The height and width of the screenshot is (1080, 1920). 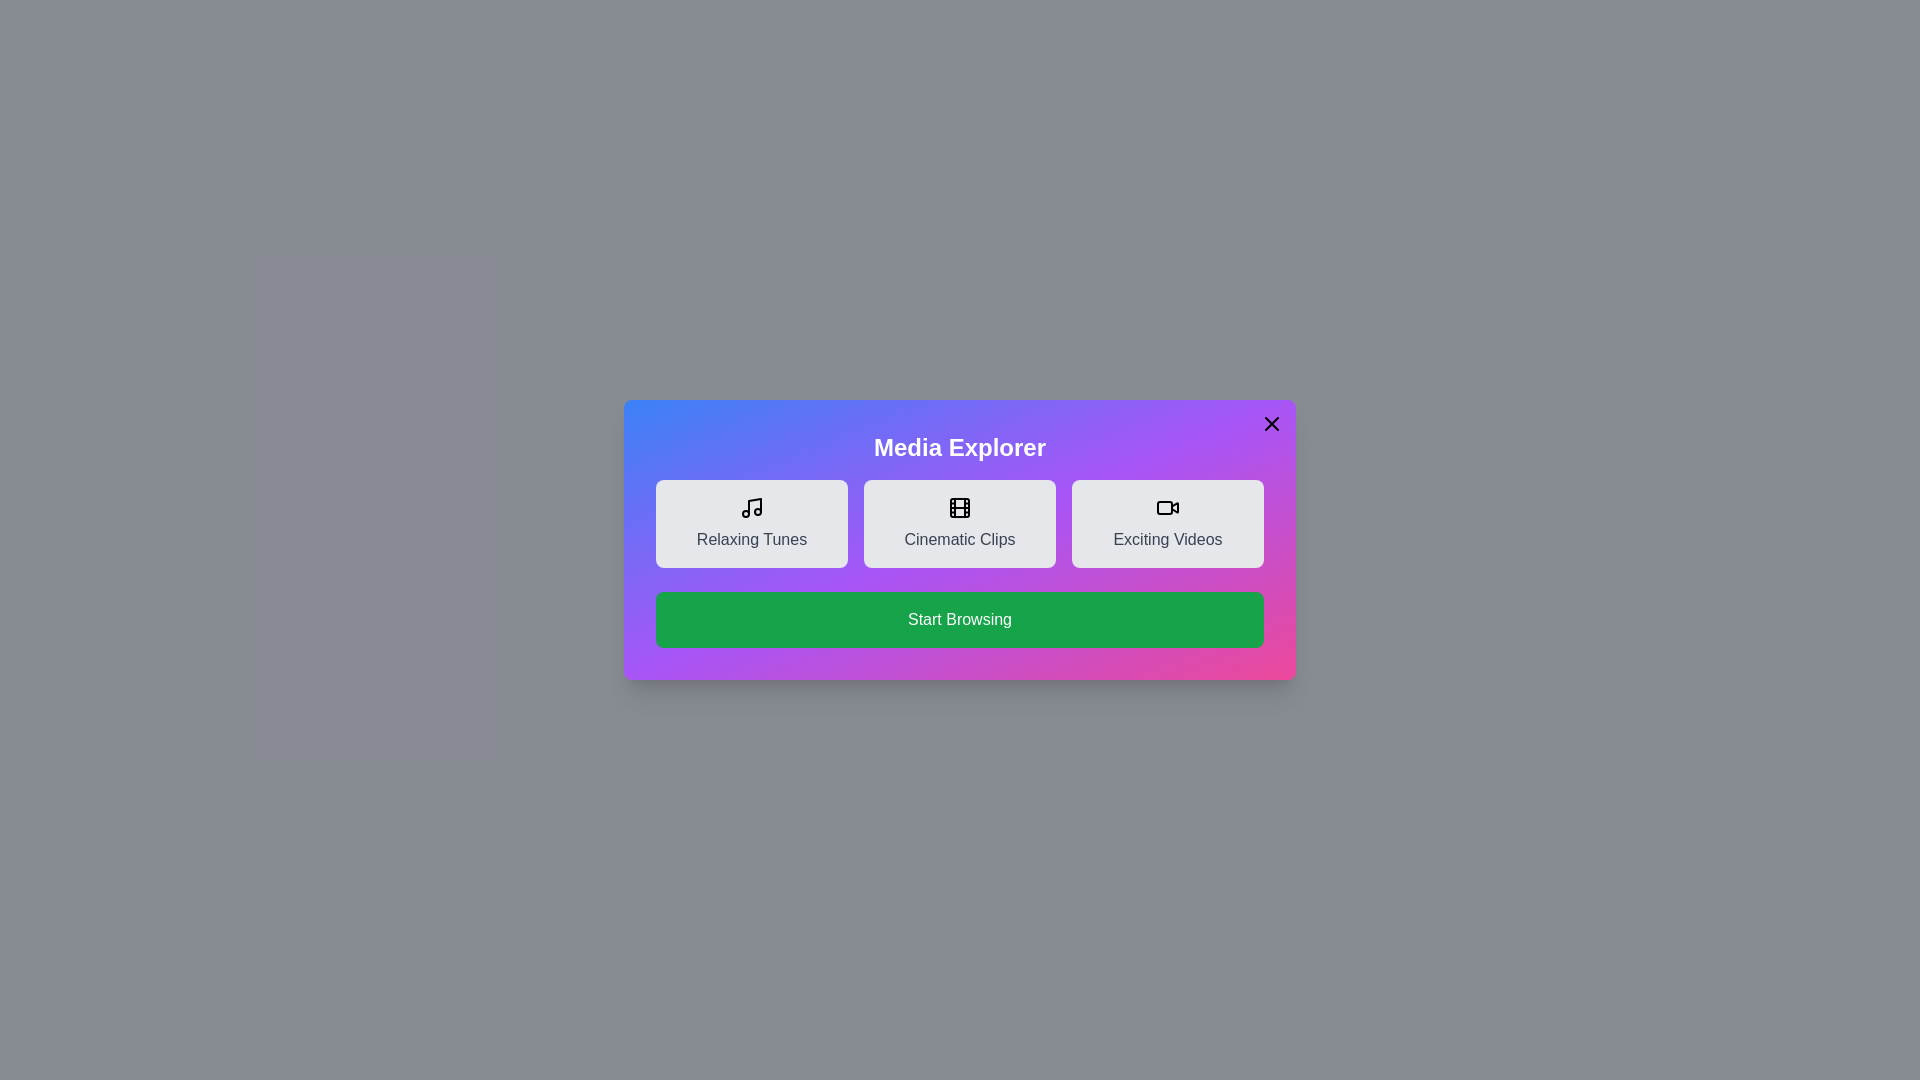 I want to click on the media item Exciting Videos, so click(x=1167, y=523).